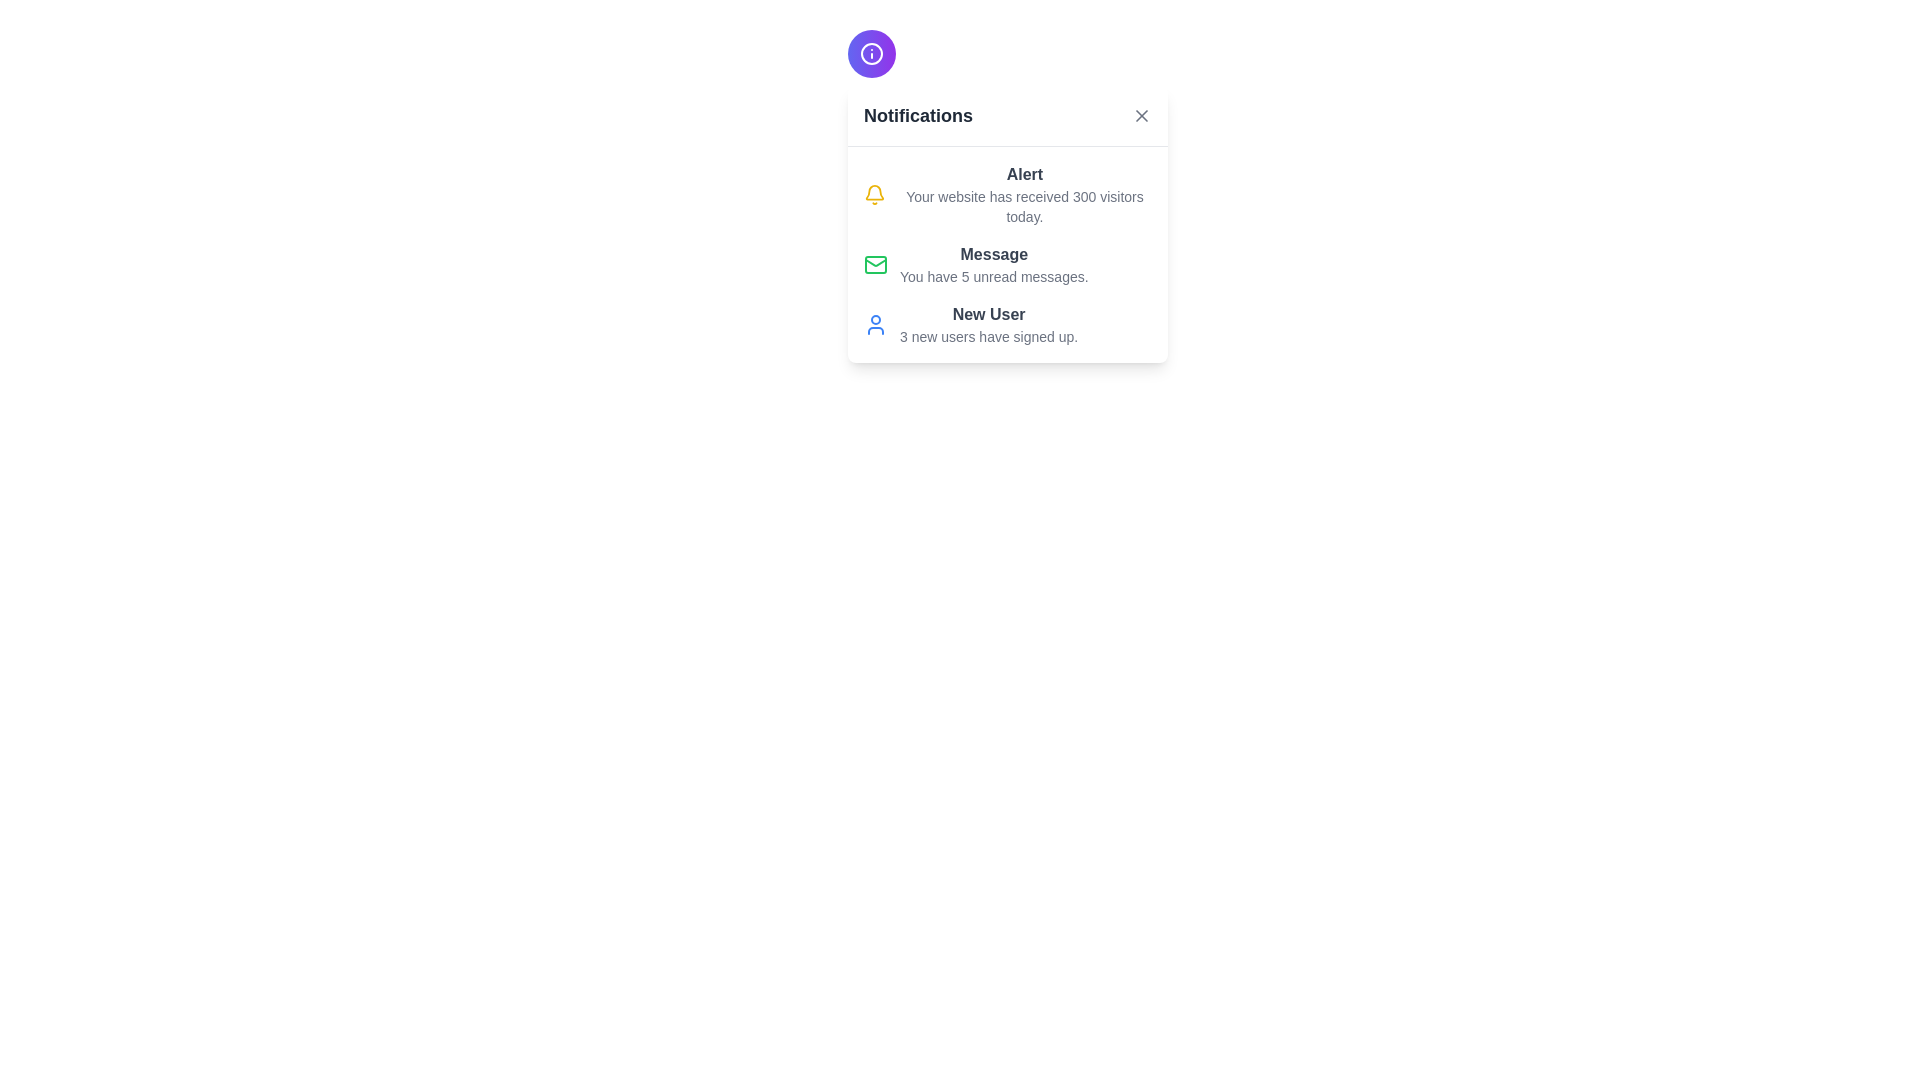 Image resolution: width=1920 pixels, height=1080 pixels. I want to click on the circular SVG element with a purple outer color located in the icon above the notifications popup, so click(872, 53).